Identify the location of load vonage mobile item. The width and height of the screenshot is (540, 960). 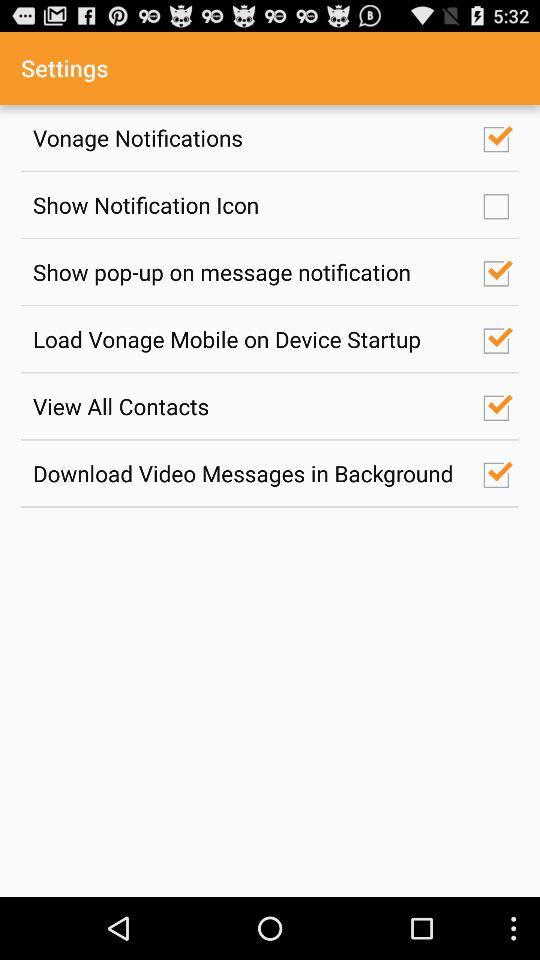
(247, 339).